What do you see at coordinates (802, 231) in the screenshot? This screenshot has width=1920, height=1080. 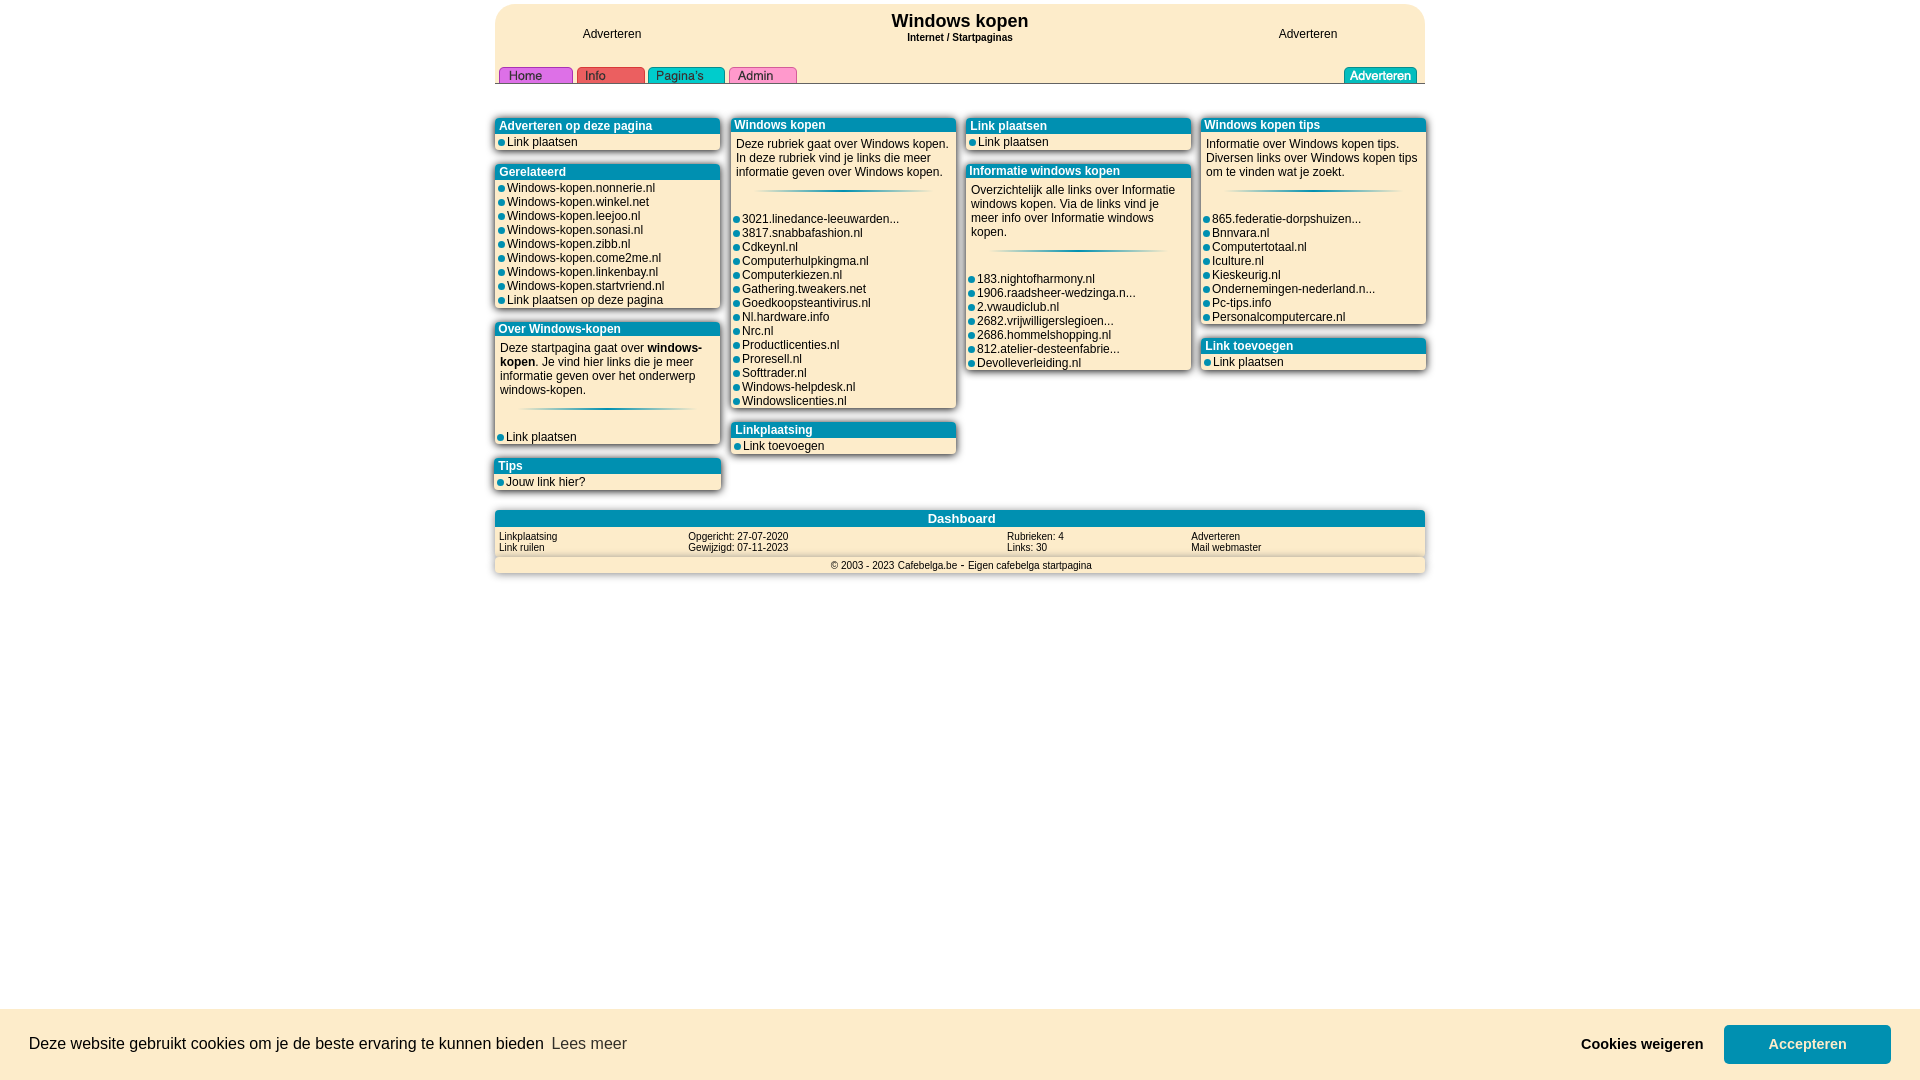 I see `'3817.snabbafashion.nl'` at bounding box center [802, 231].